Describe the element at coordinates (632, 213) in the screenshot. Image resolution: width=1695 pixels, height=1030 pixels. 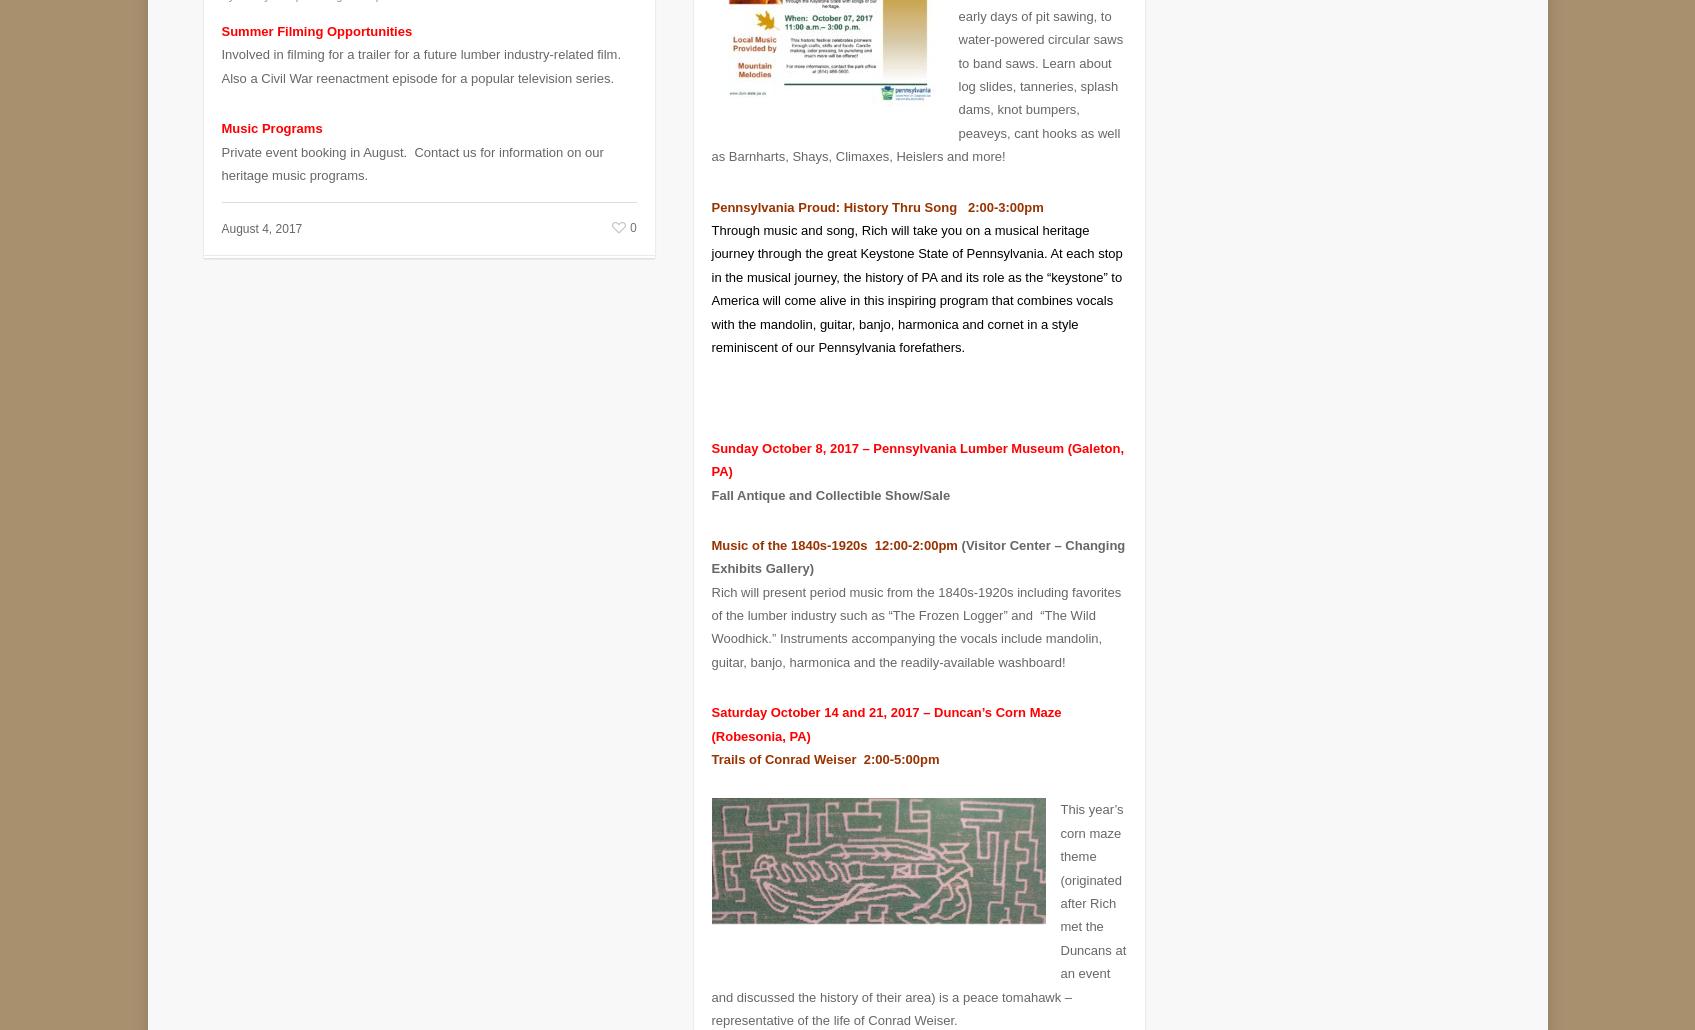
I see `'0'` at that location.